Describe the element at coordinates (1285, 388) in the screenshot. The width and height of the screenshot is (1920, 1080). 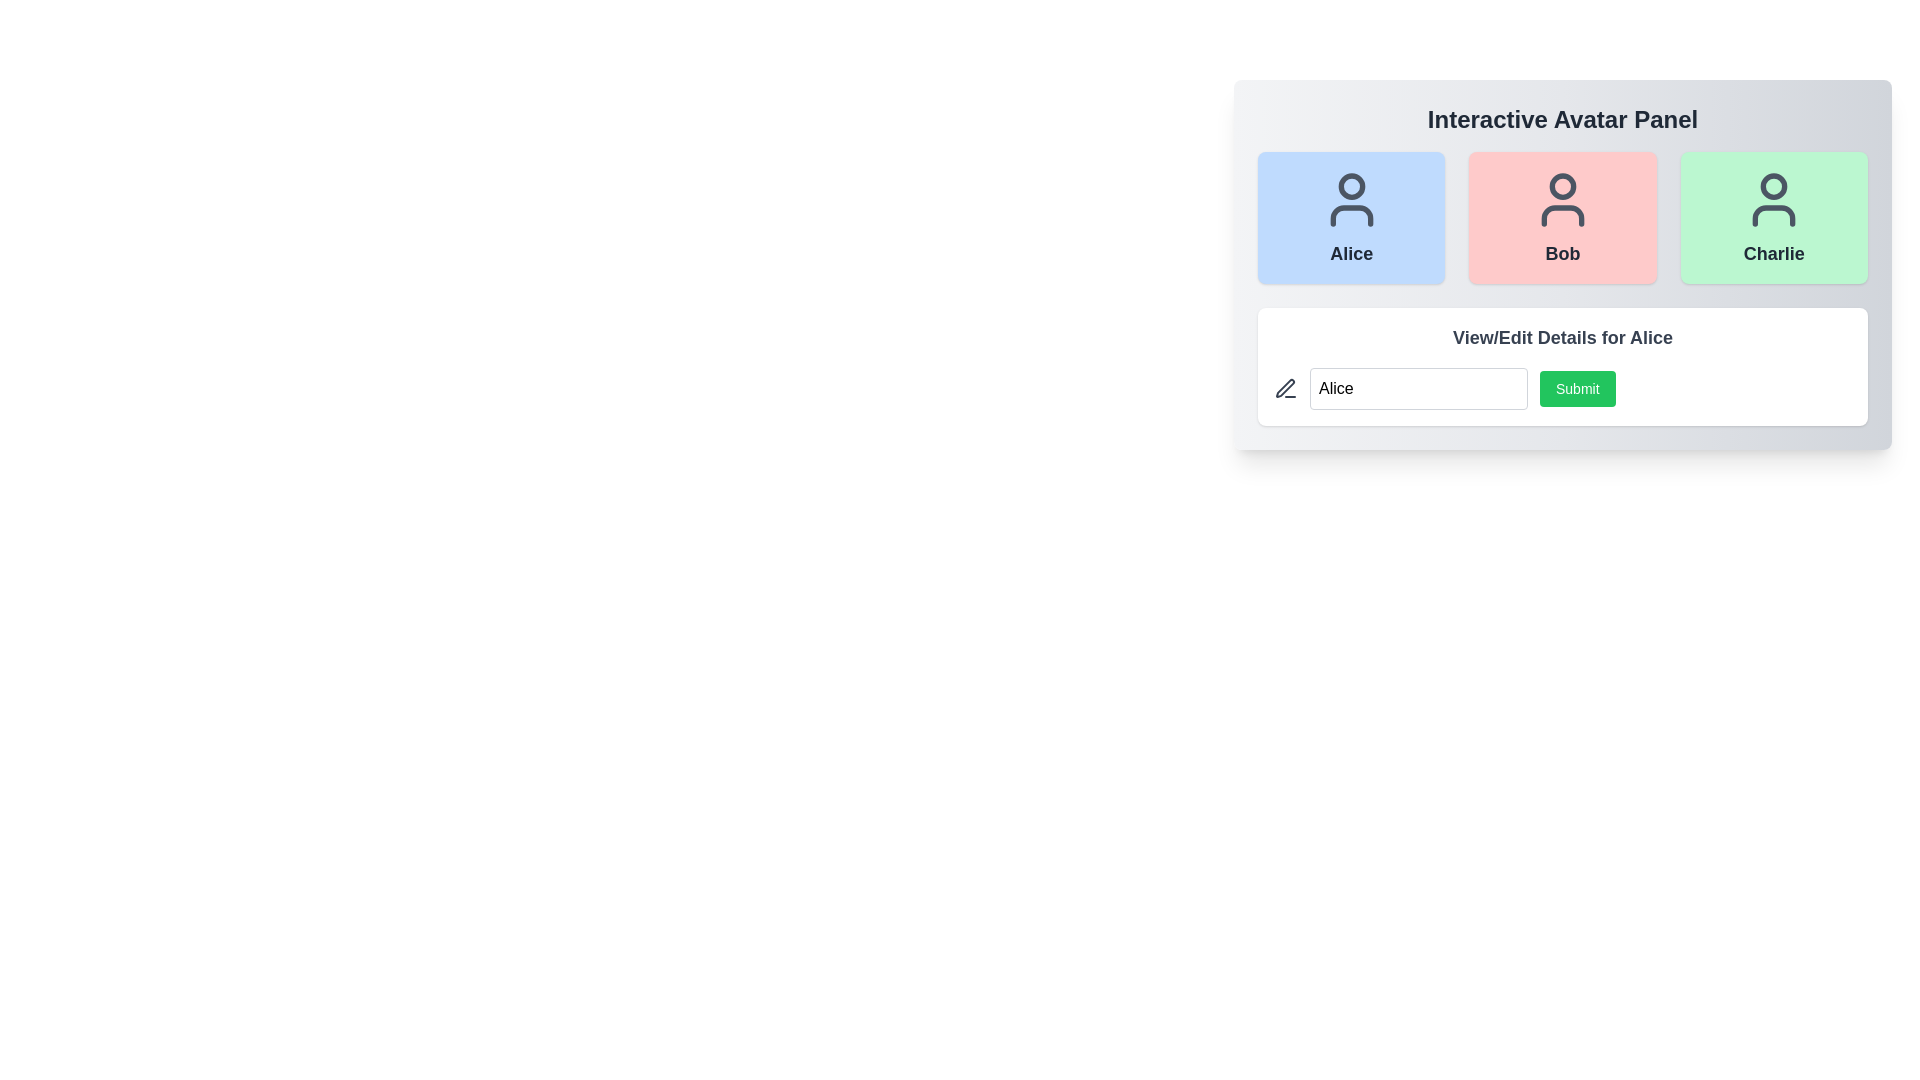
I see `the pen icon, which signifies an edit action in the user interface and is located at the middle-right of the interface` at that location.